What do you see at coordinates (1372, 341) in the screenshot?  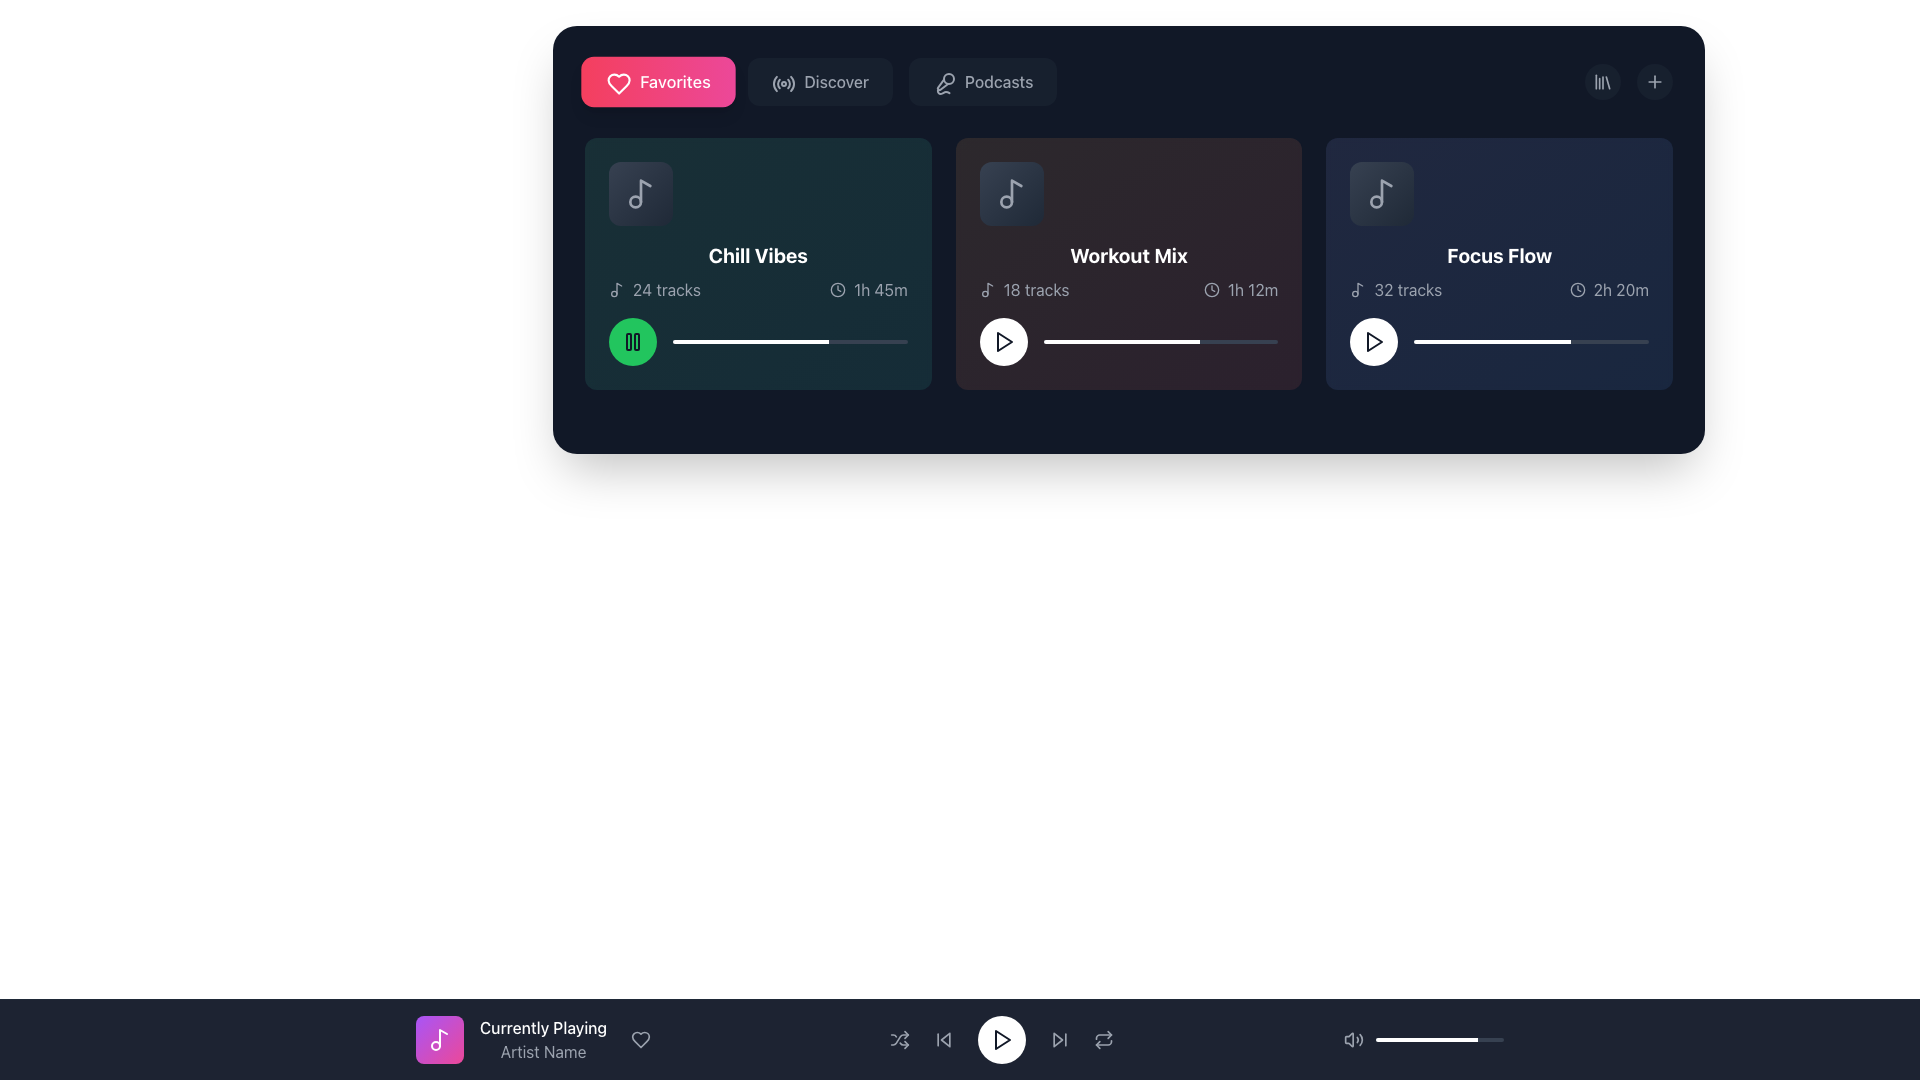 I see `the circular play button with a white background and a black outlined triangular play icon located at the bottom left of the 'Focus Flow' music card to play the music` at bounding box center [1372, 341].